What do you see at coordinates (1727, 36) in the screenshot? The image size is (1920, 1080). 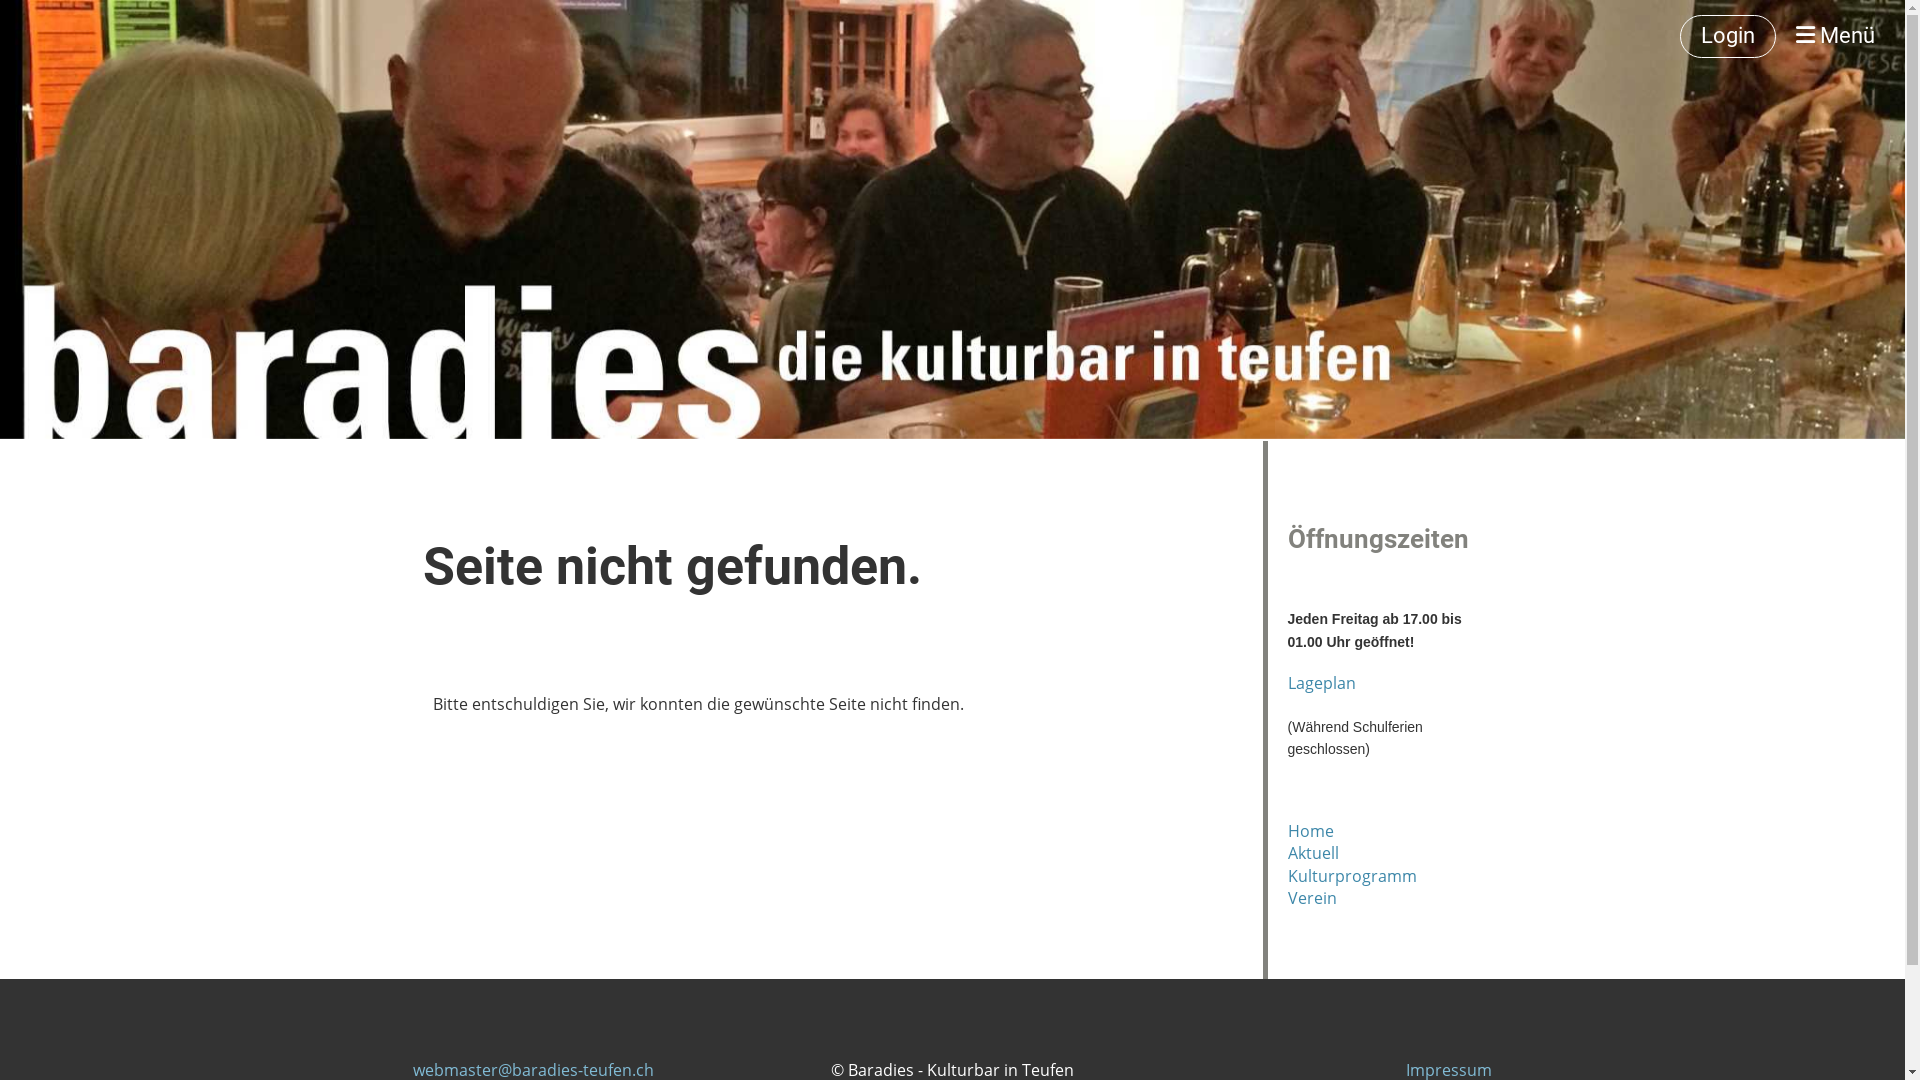 I see `'Login'` at bounding box center [1727, 36].